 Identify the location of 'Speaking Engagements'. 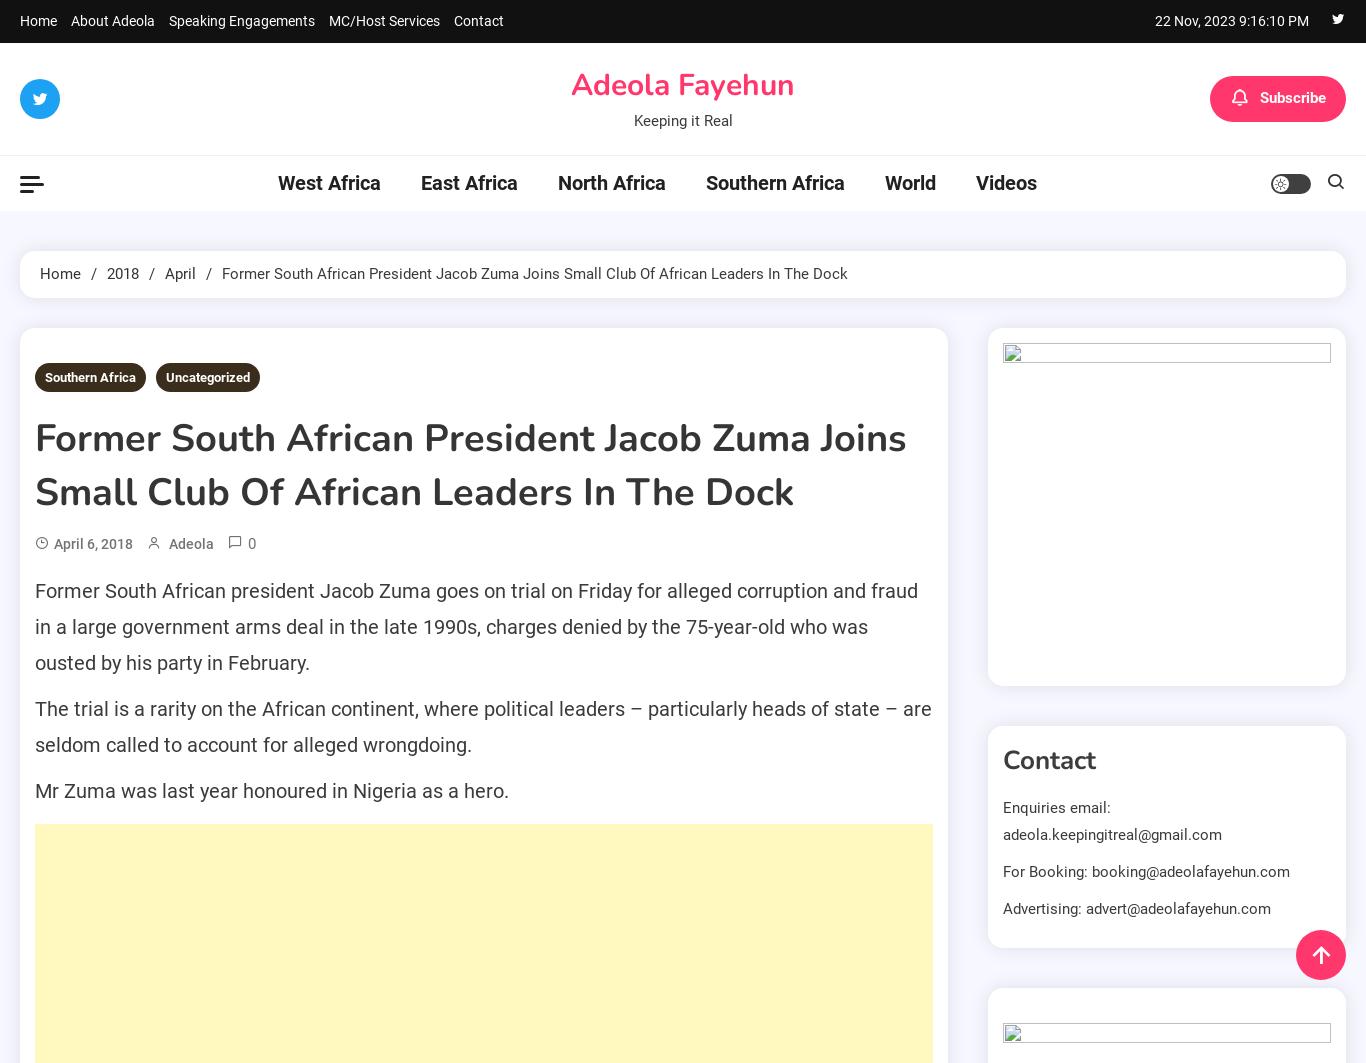
(242, 21).